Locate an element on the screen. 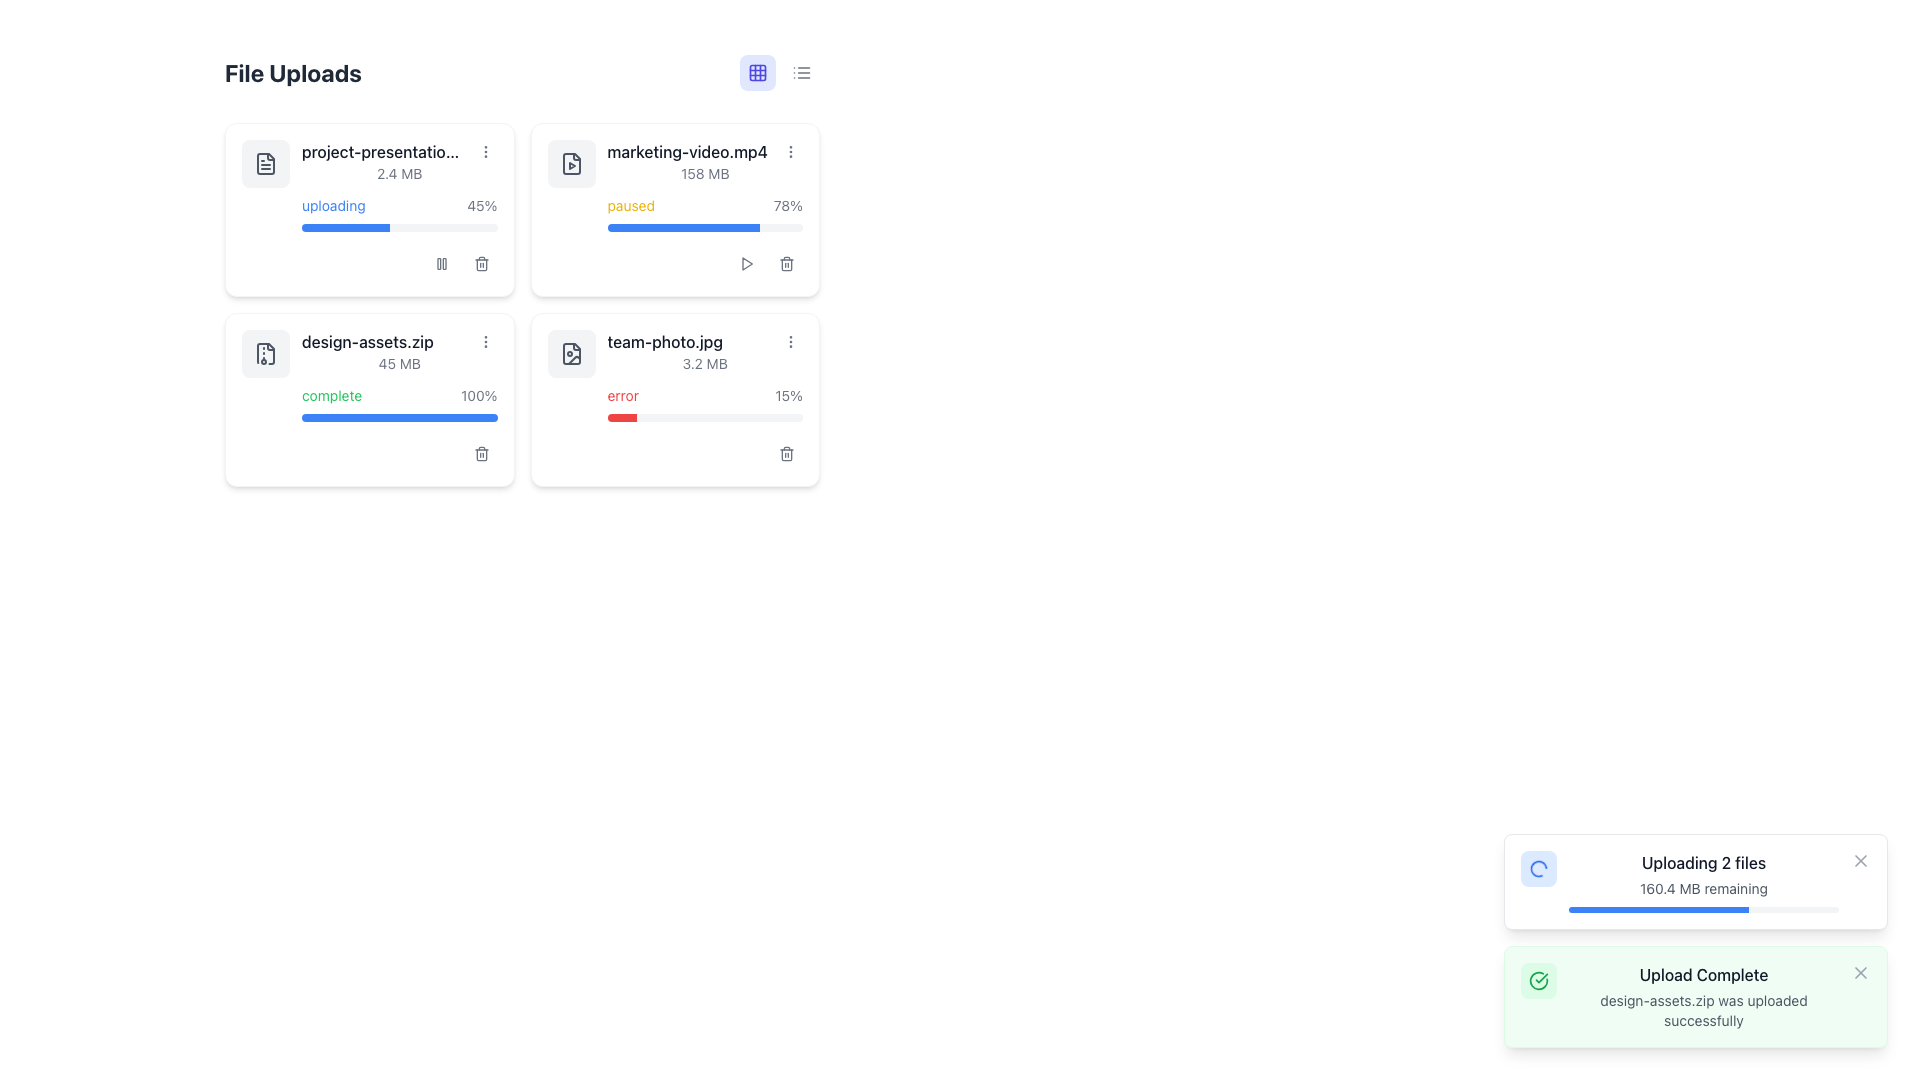  the green notification box at the bottom right of the interface that indicates 'Upload Complete' is located at coordinates (1694, 996).